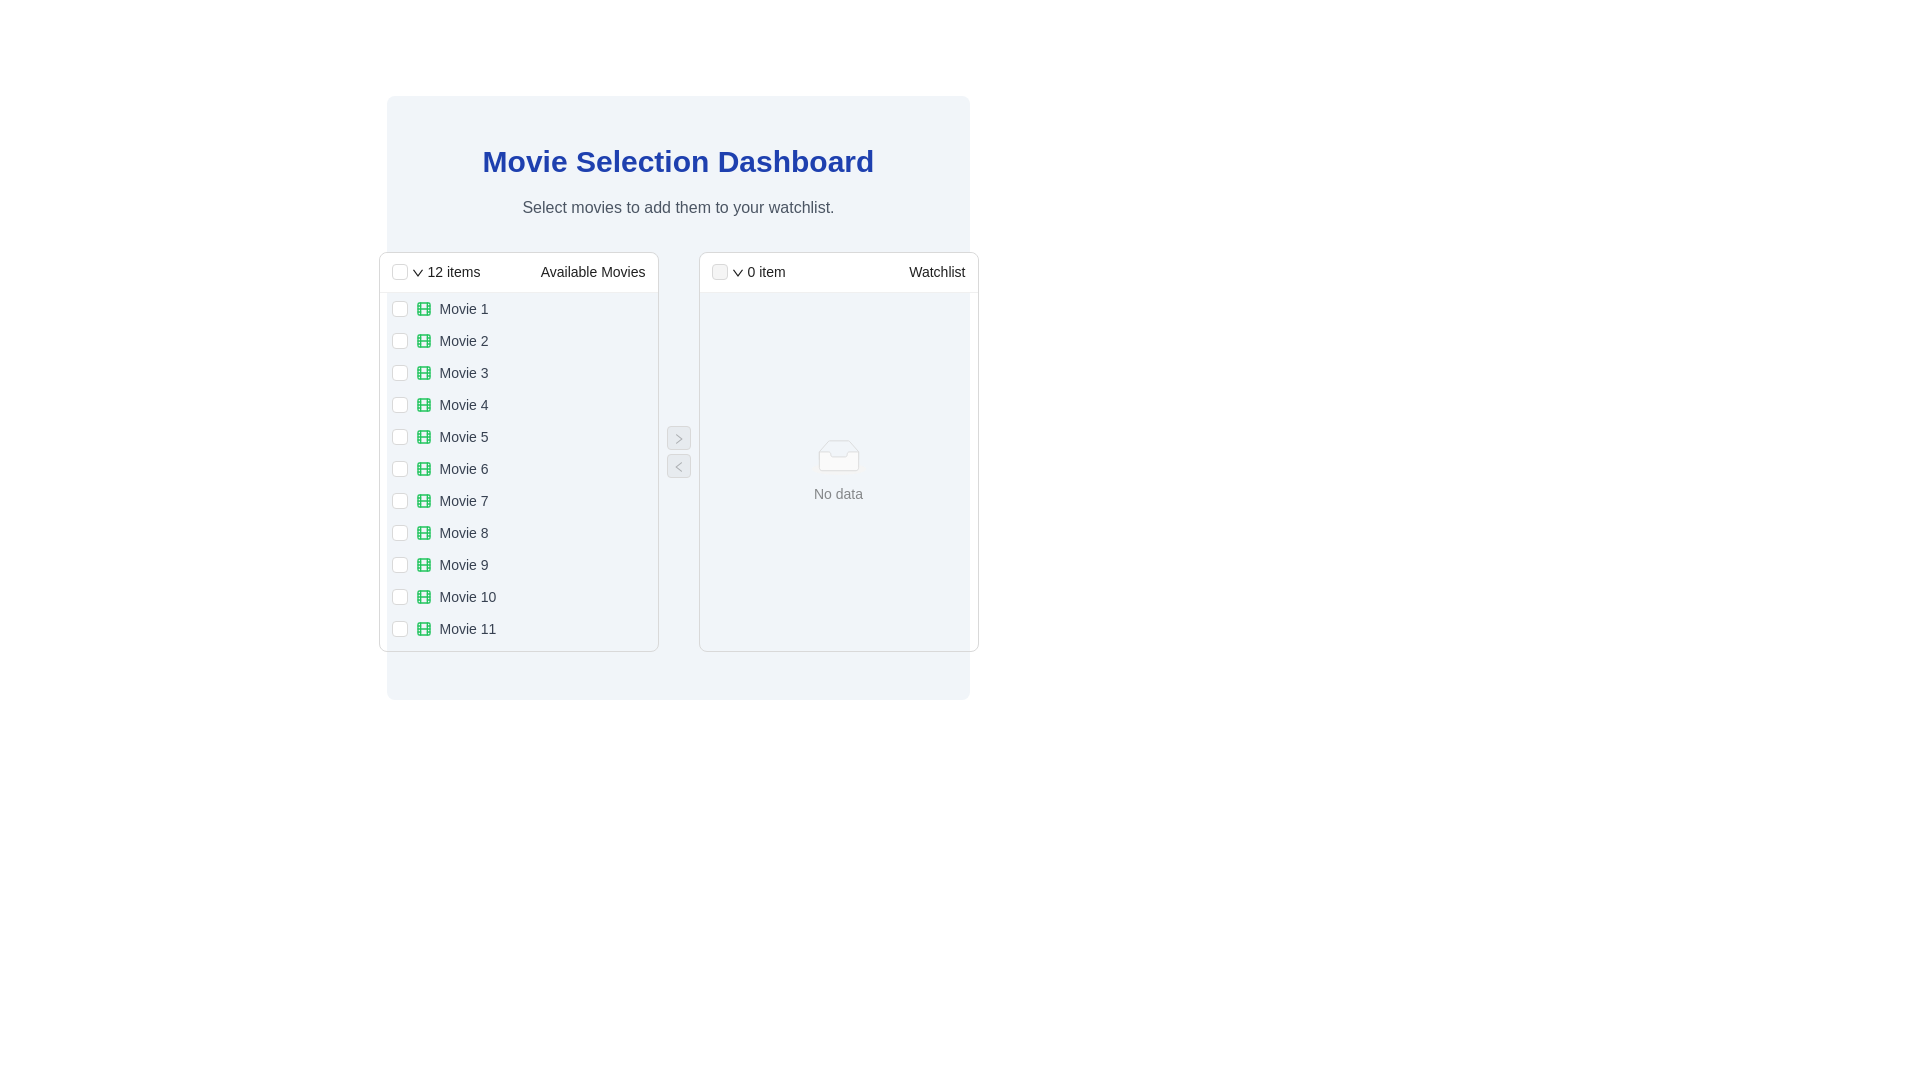 The width and height of the screenshot is (1920, 1080). I want to click on the checkbox, so click(518, 339).